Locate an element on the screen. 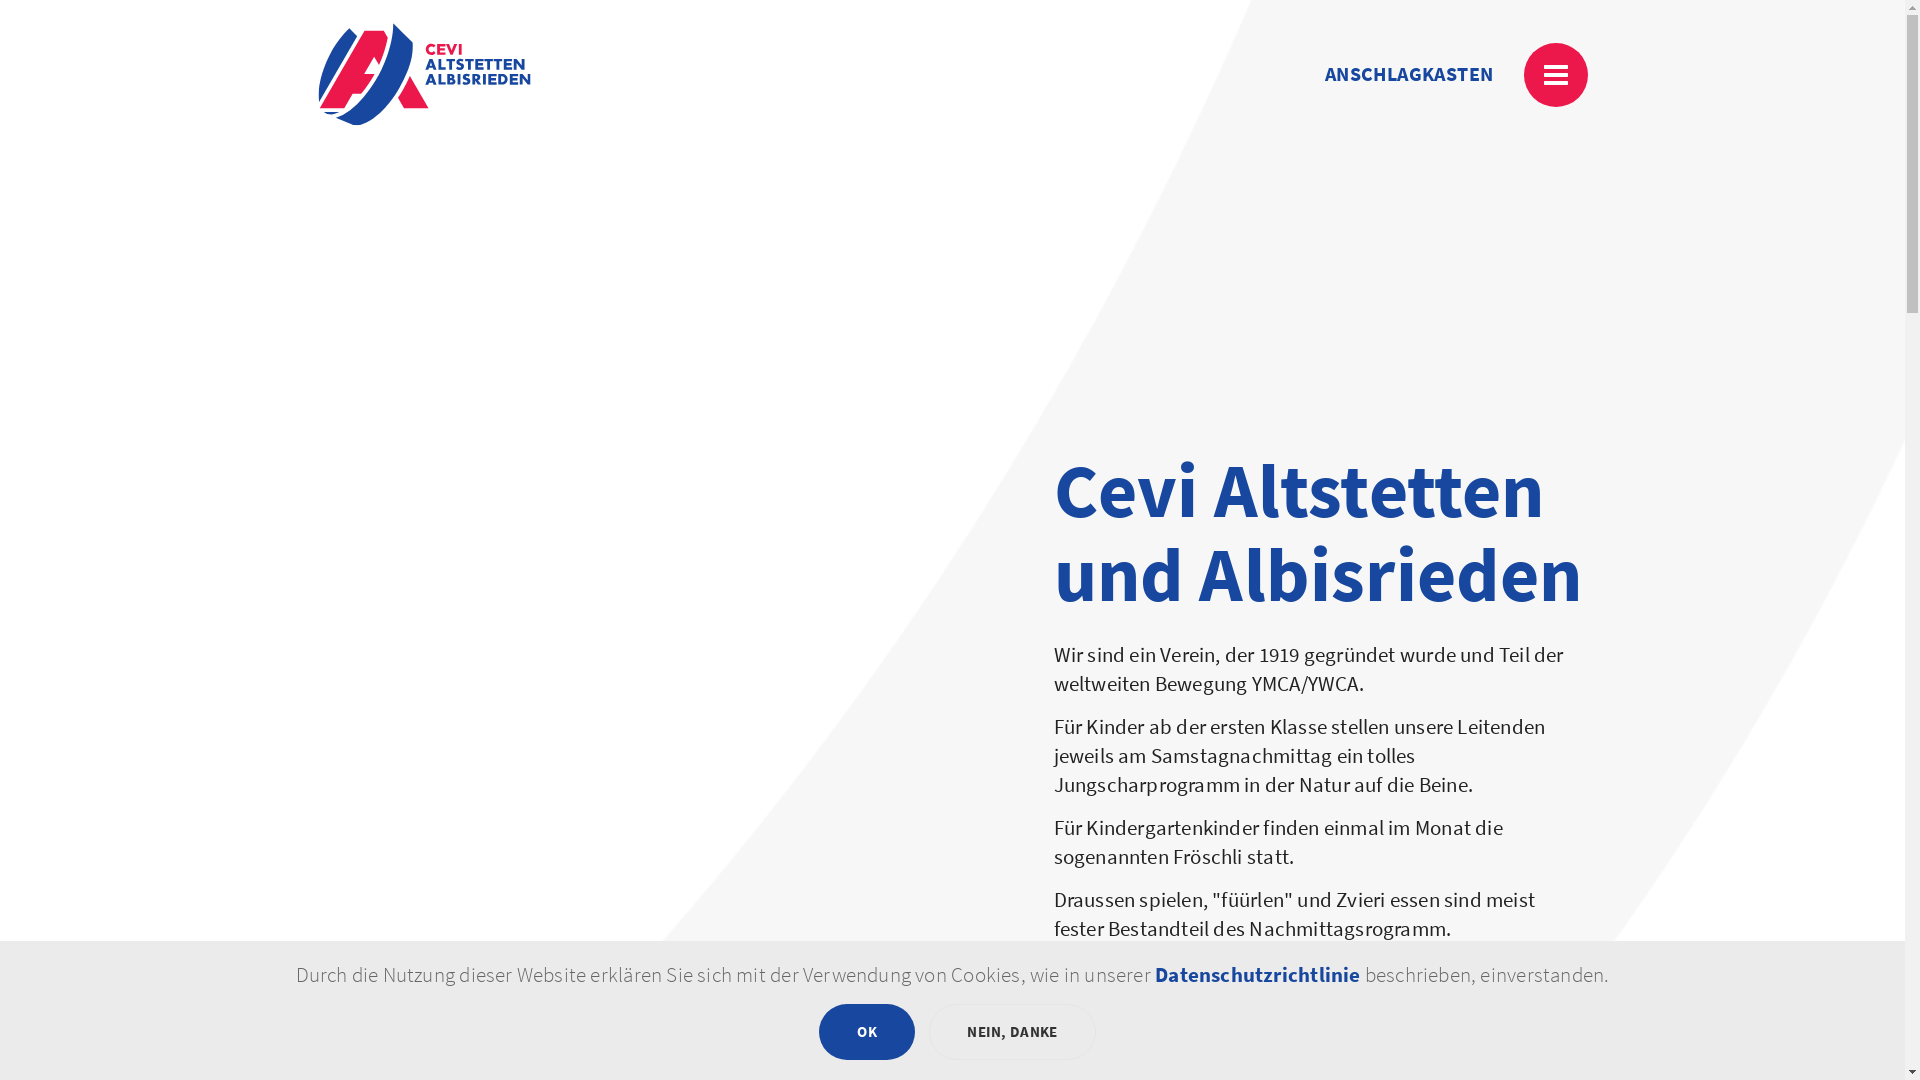 The width and height of the screenshot is (1920, 1080). 'Datenschutzrichtlinie' is located at coordinates (1258, 973).